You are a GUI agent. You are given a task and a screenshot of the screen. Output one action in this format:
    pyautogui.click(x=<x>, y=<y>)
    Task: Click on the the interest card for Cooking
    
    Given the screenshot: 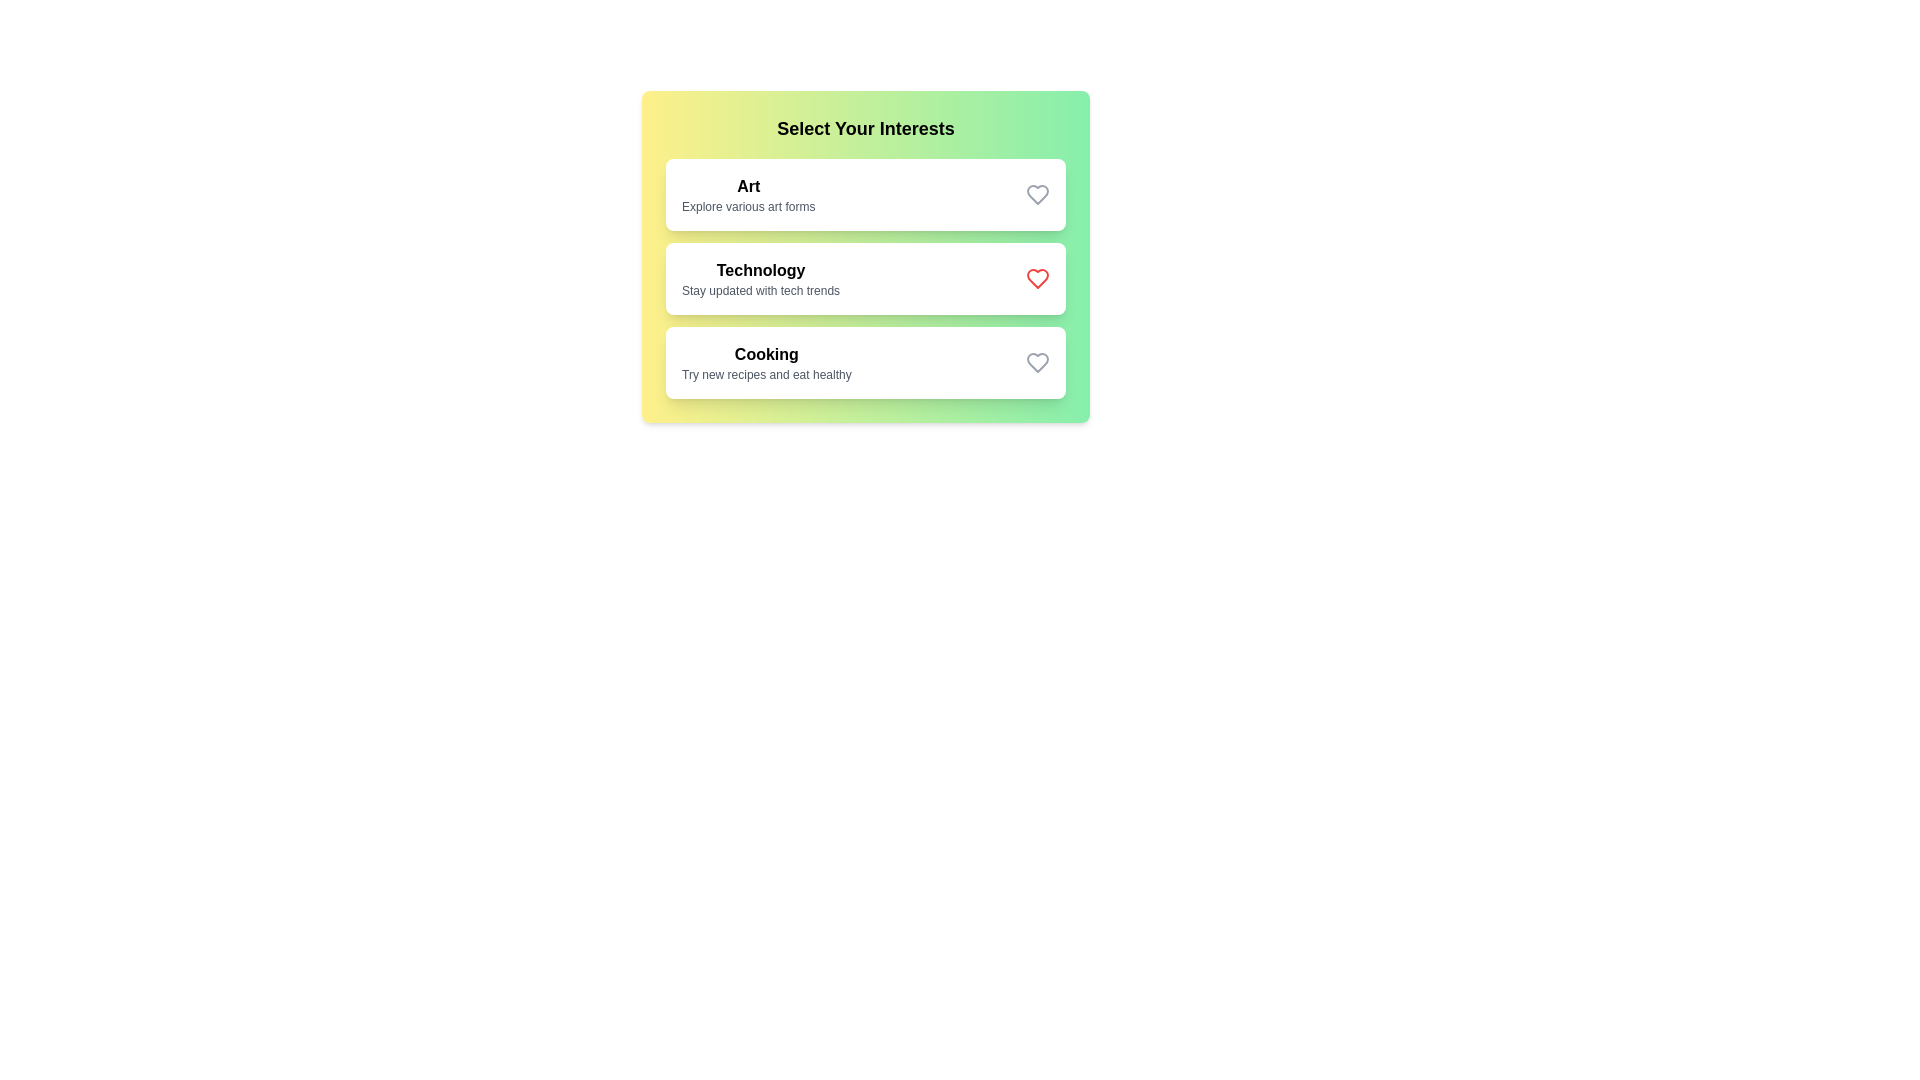 What is the action you would take?
    pyautogui.click(x=865, y=362)
    